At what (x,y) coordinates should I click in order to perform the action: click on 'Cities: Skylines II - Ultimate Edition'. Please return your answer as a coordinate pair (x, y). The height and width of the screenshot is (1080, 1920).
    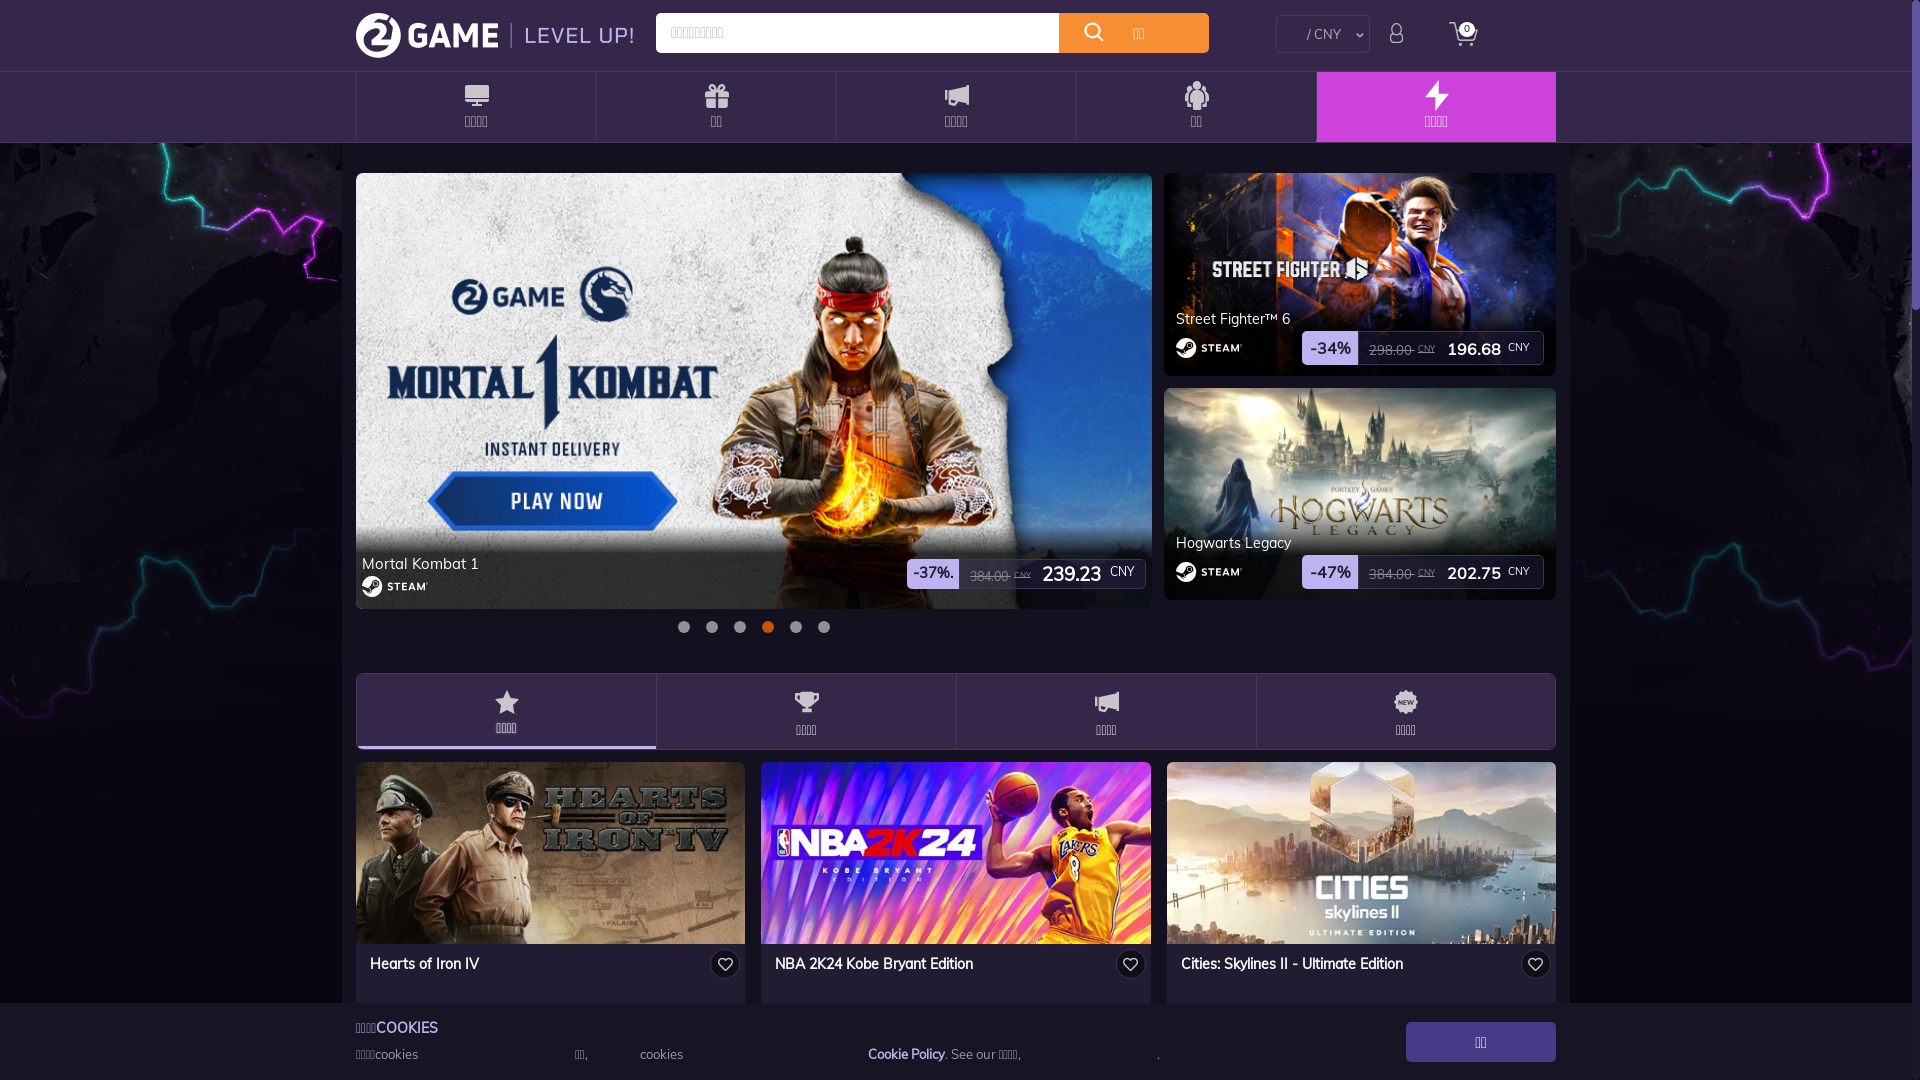
    Looking at the image, I should click on (1291, 963).